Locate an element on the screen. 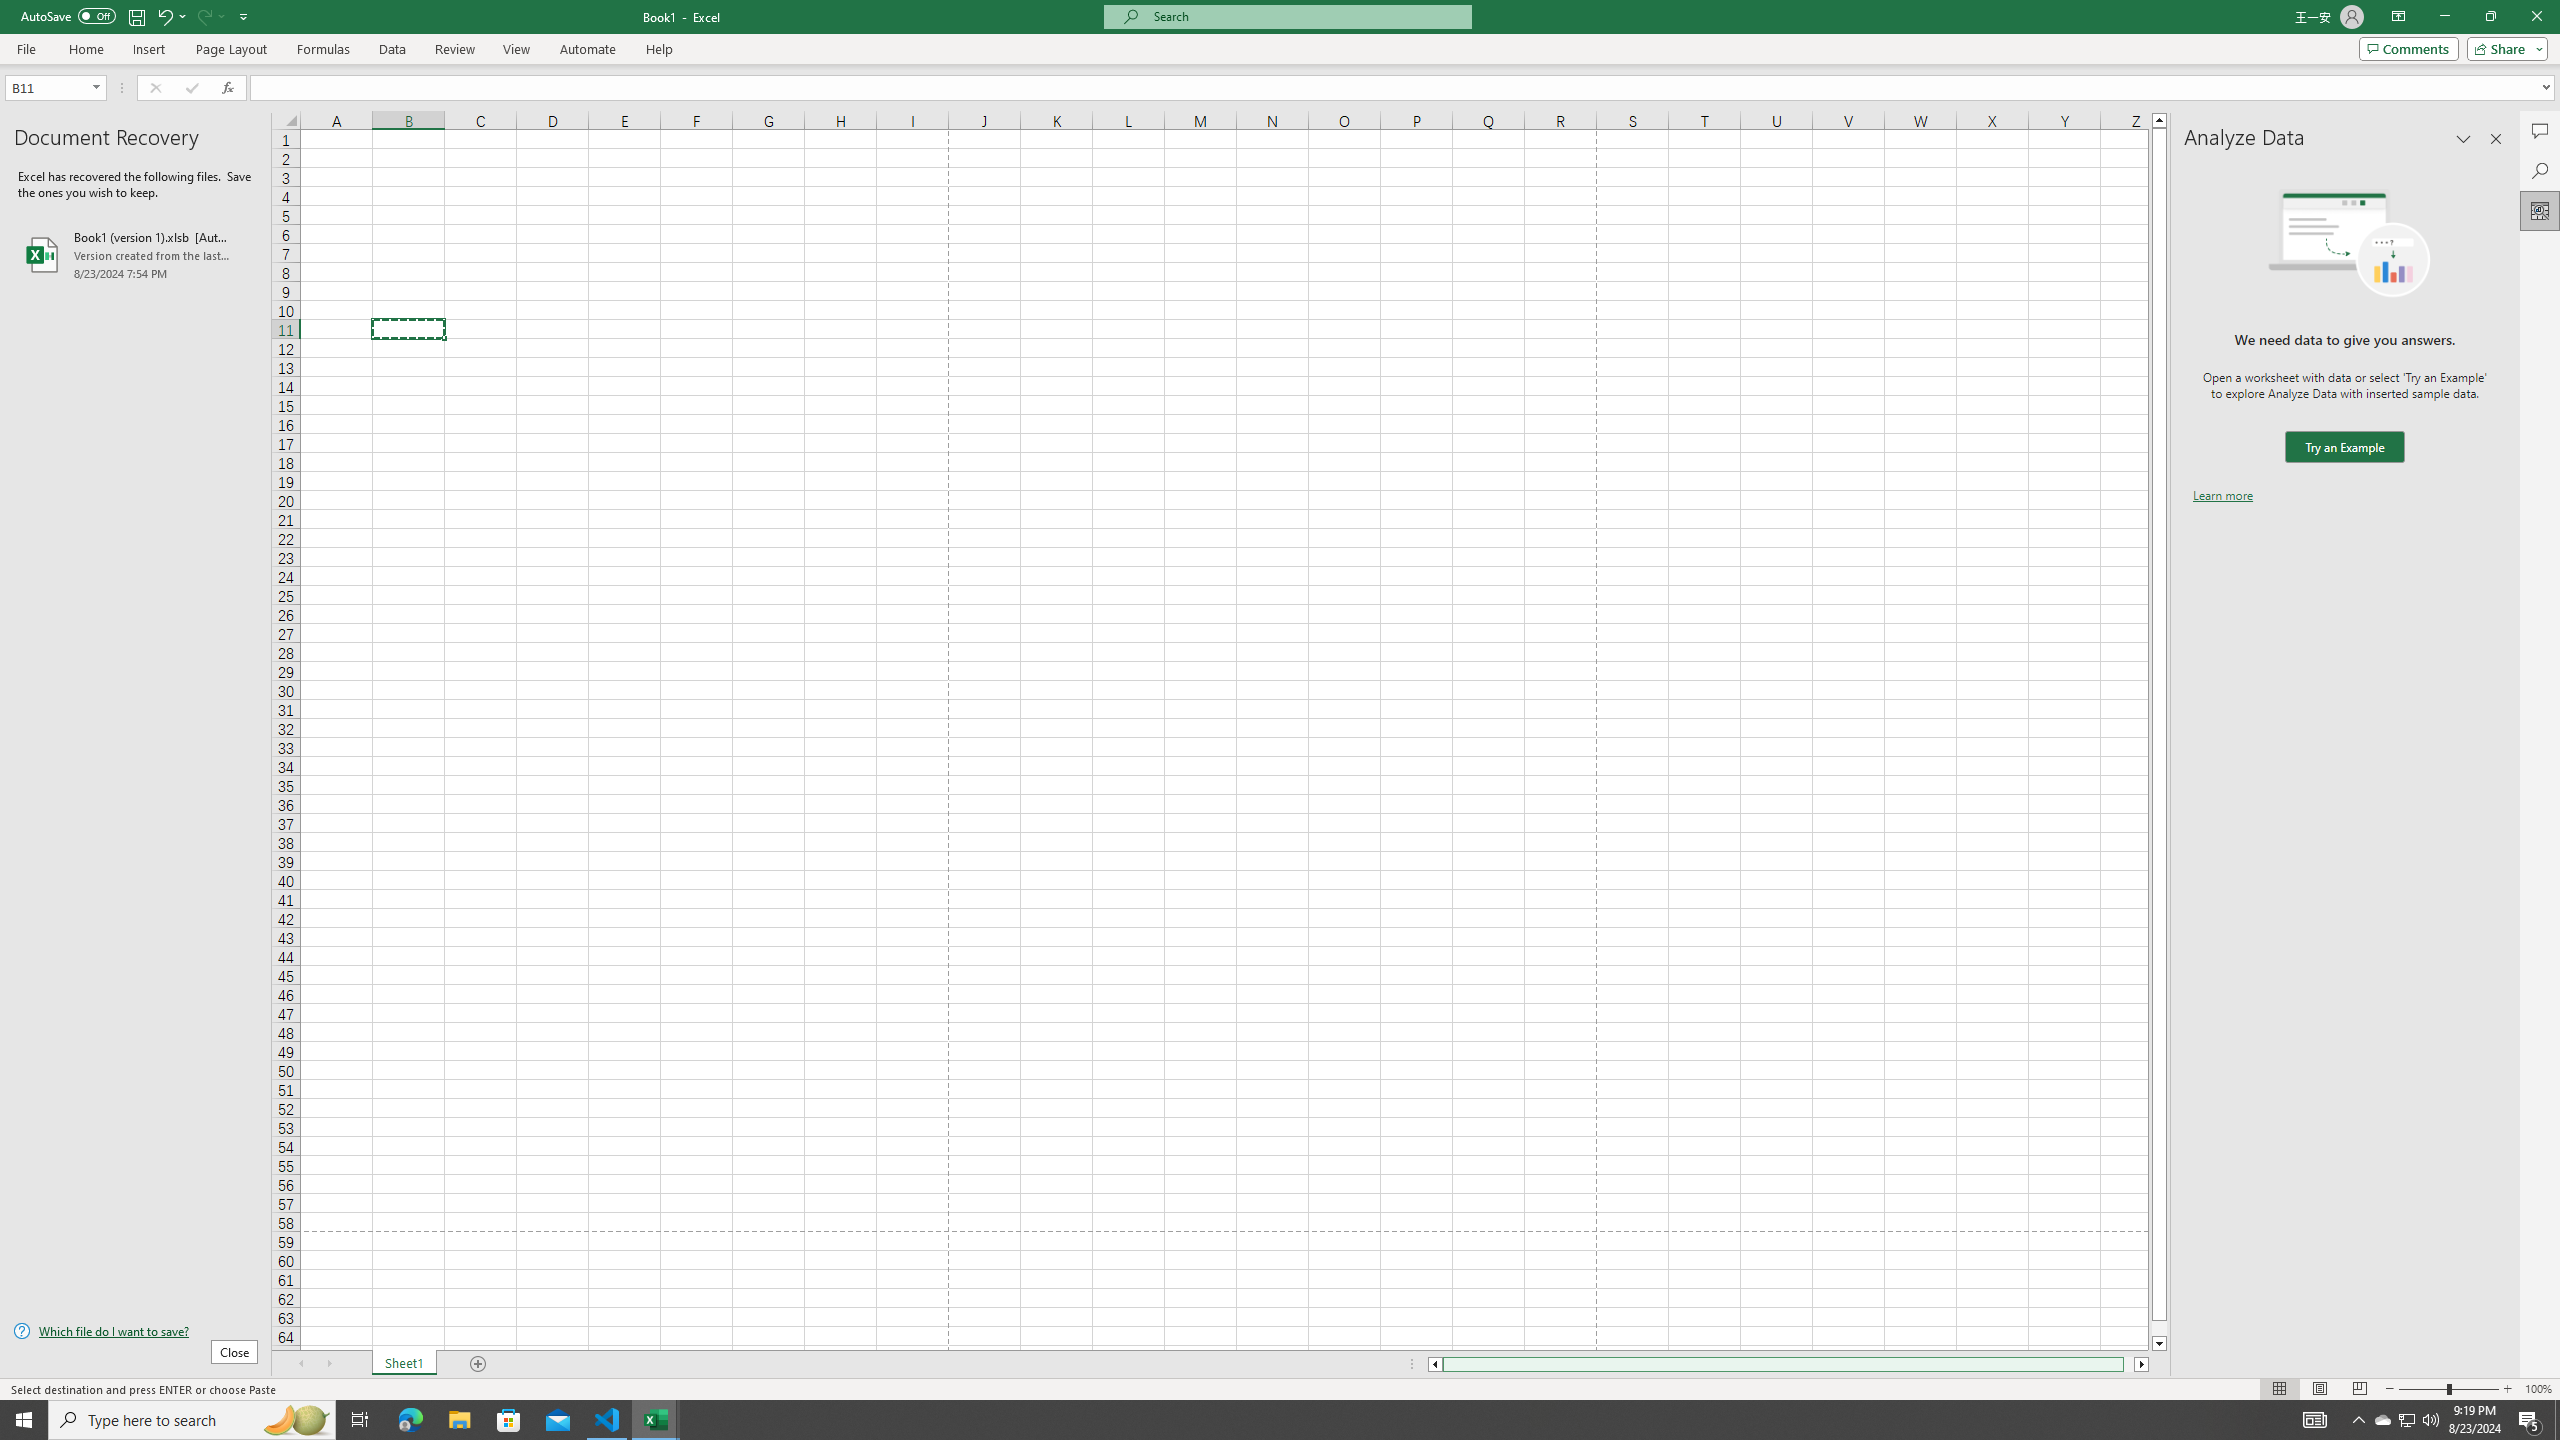 The width and height of the screenshot is (2560, 1440). 'Restore Down' is located at coordinates (2490, 16).